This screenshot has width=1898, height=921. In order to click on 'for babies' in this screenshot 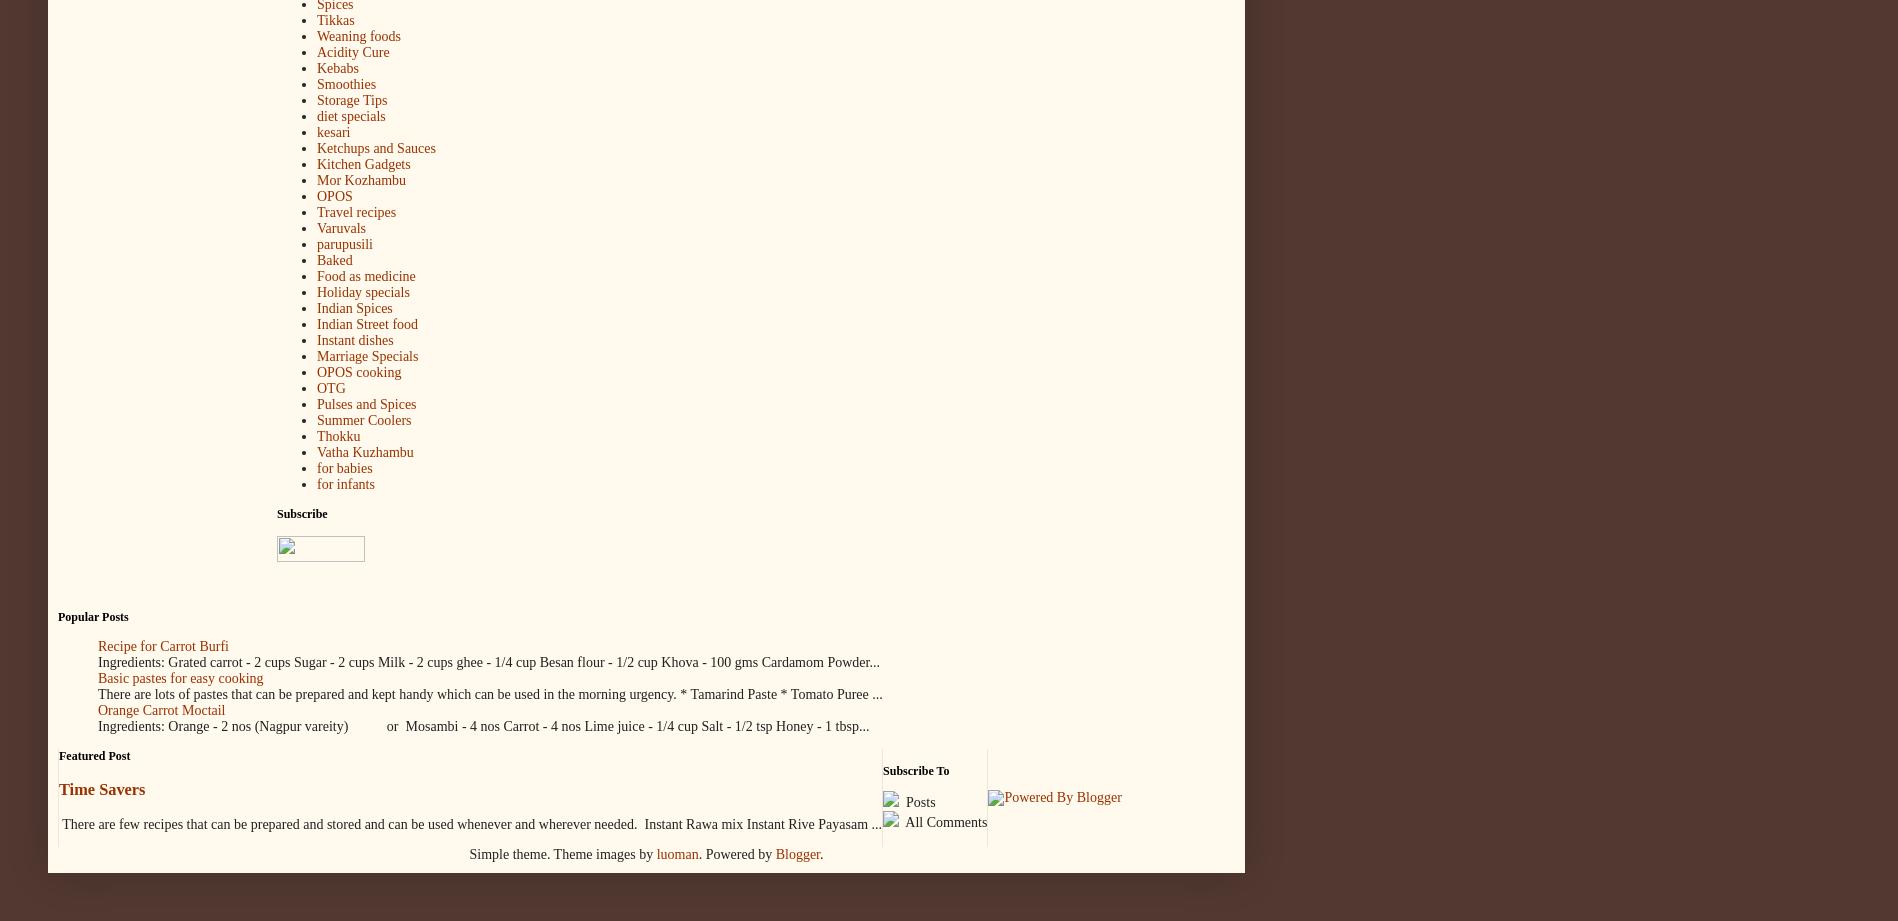, I will do `click(344, 467)`.